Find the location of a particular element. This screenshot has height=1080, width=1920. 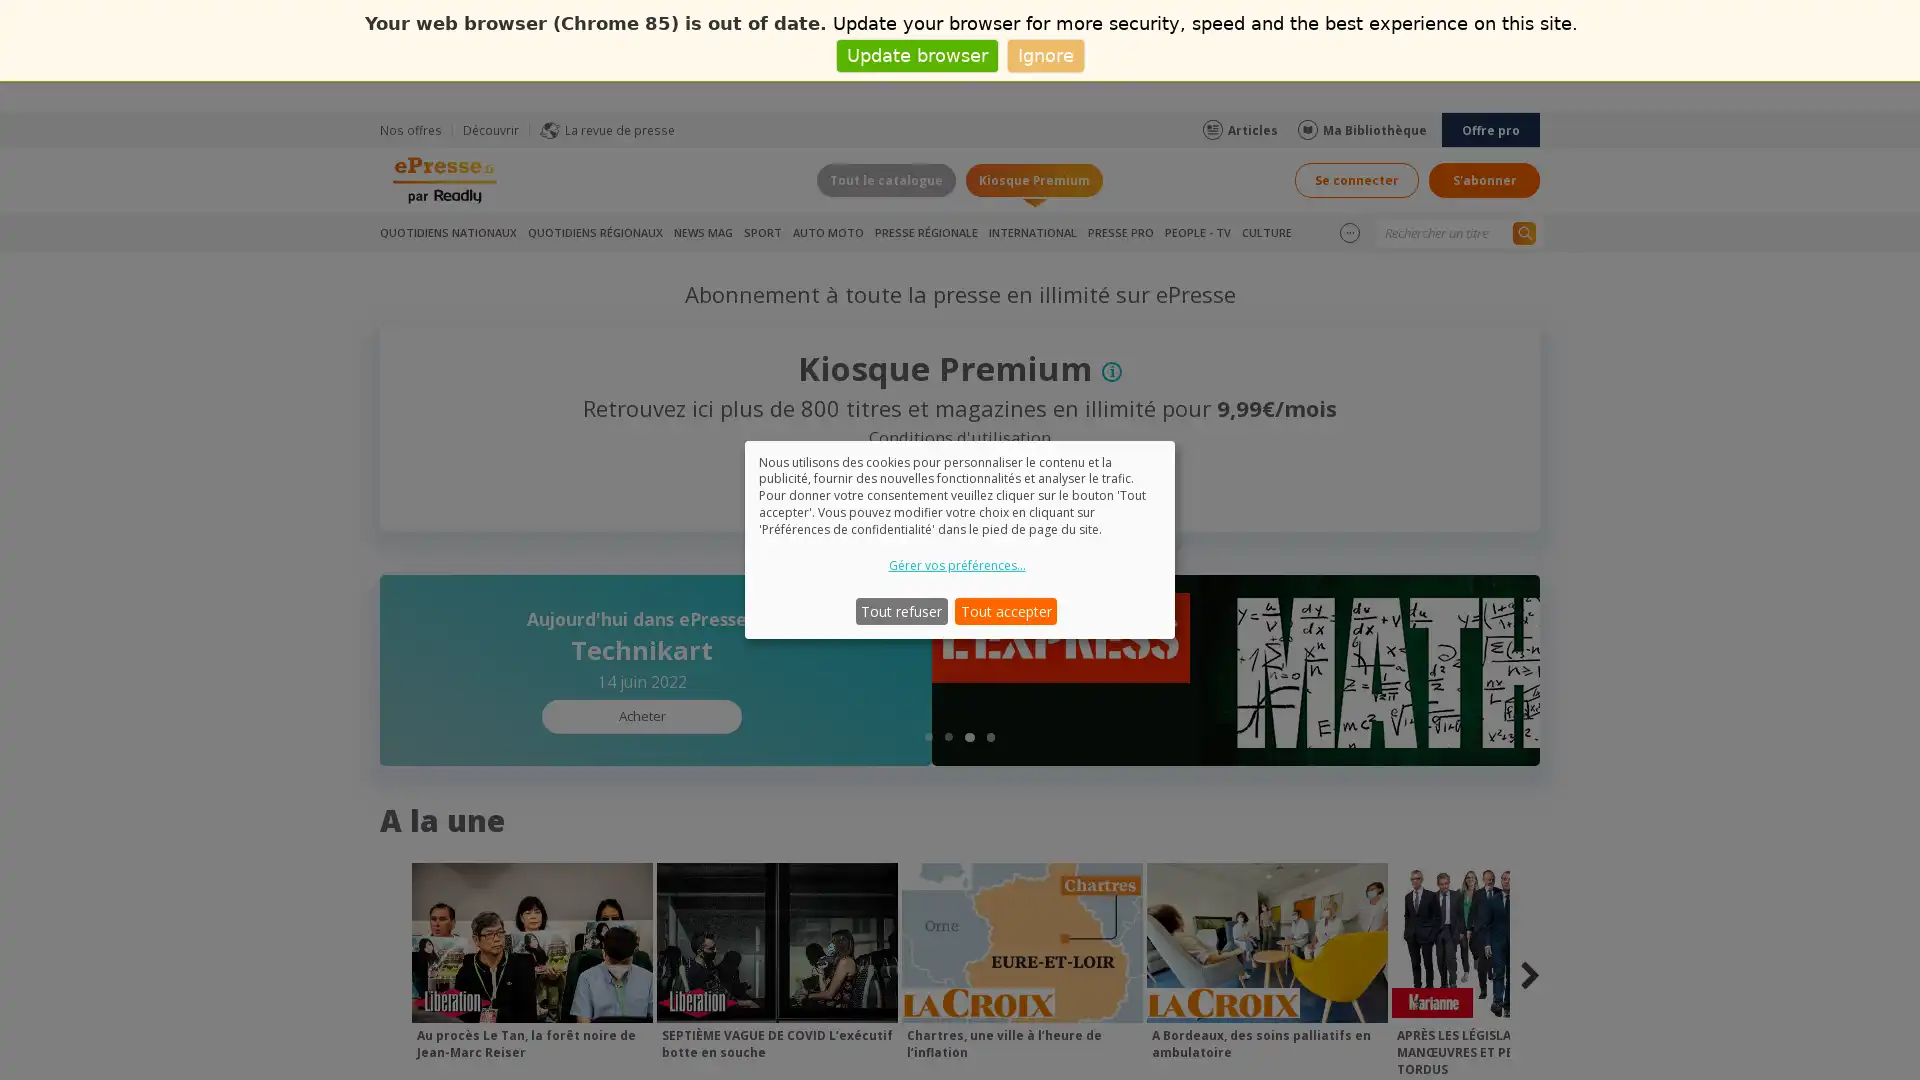

Gerer vos preferences... is located at coordinates (955, 564).